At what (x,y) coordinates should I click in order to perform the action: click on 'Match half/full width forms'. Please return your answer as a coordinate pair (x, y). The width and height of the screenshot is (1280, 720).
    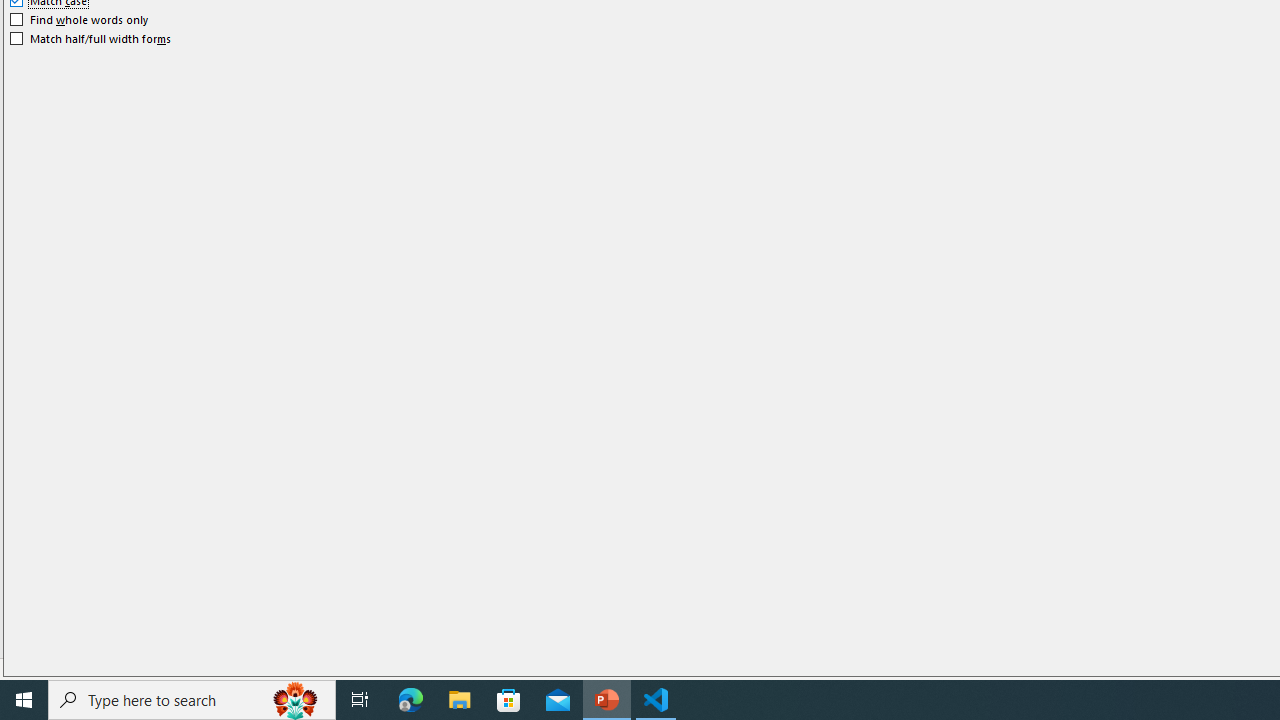
    Looking at the image, I should click on (90, 38).